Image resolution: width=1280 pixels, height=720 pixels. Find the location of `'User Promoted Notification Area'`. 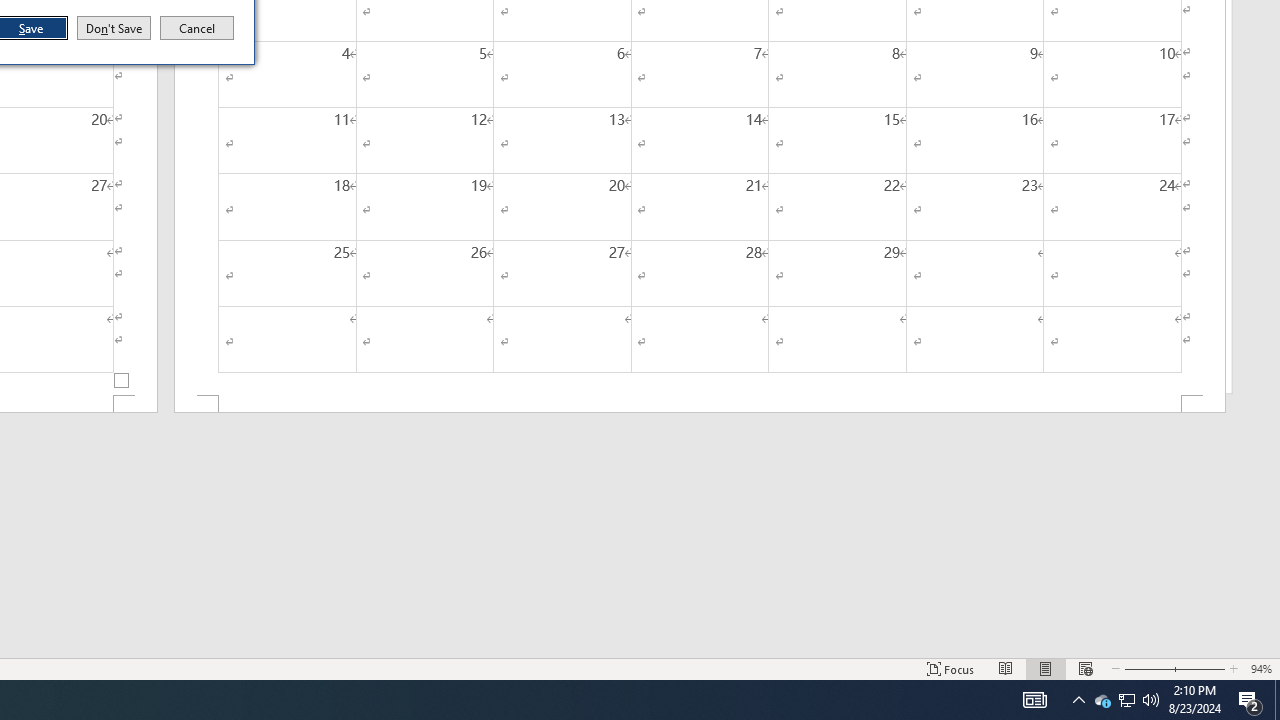

'User Promoted Notification Area' is located at coordinates (1127, 698).